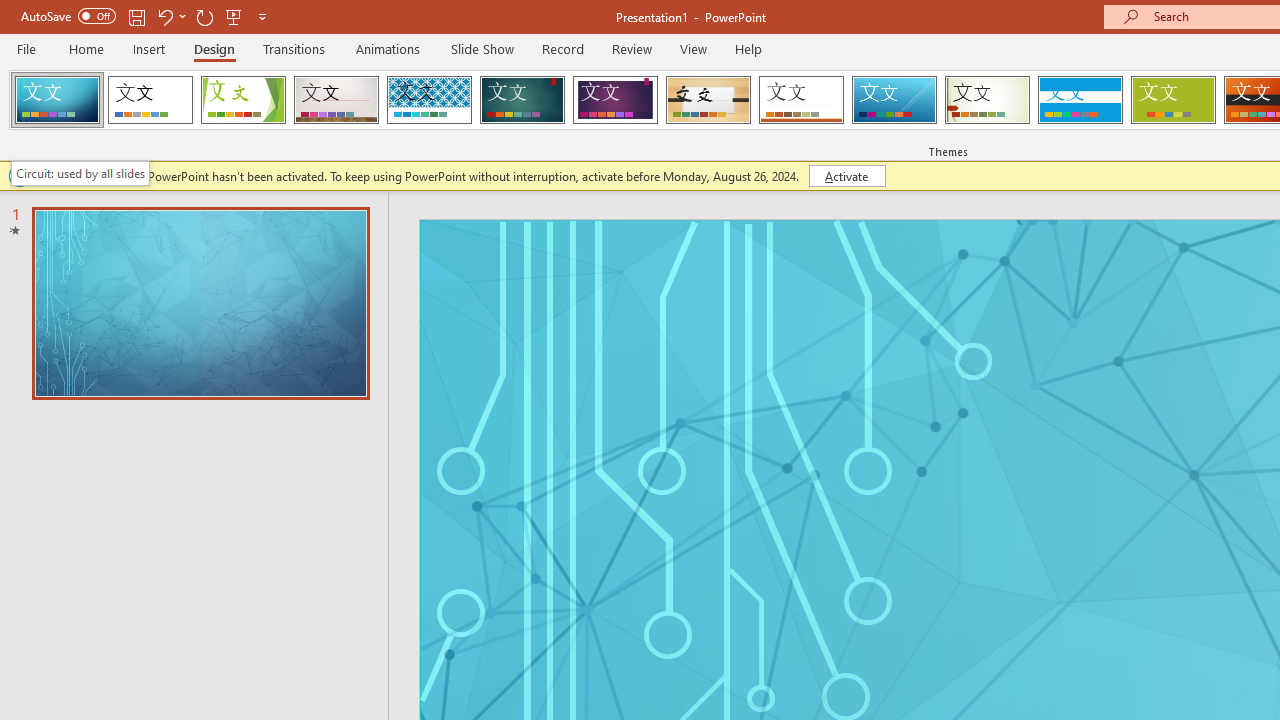 Image resolution: width=1280 pixels, height=720 pixels. I want to click on 'Activate', so click(847, 175).